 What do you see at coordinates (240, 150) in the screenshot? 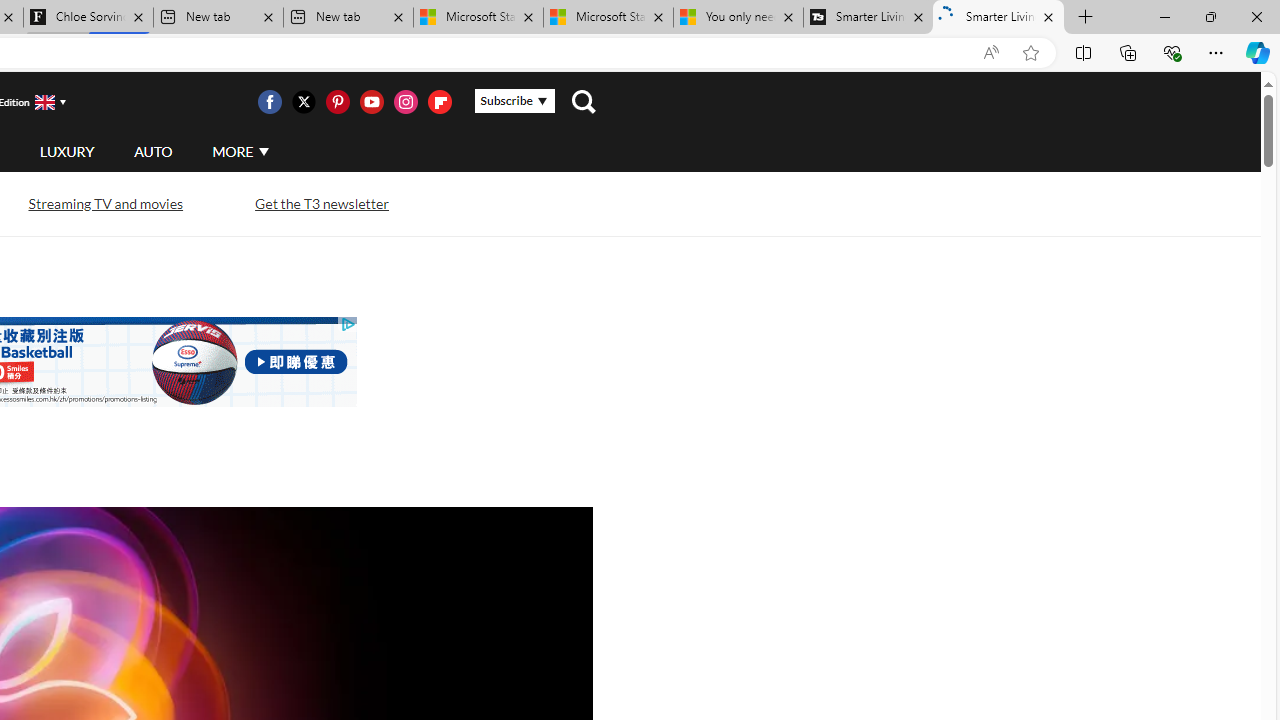
I see `'MORE '` at bounding box center [240, 150].